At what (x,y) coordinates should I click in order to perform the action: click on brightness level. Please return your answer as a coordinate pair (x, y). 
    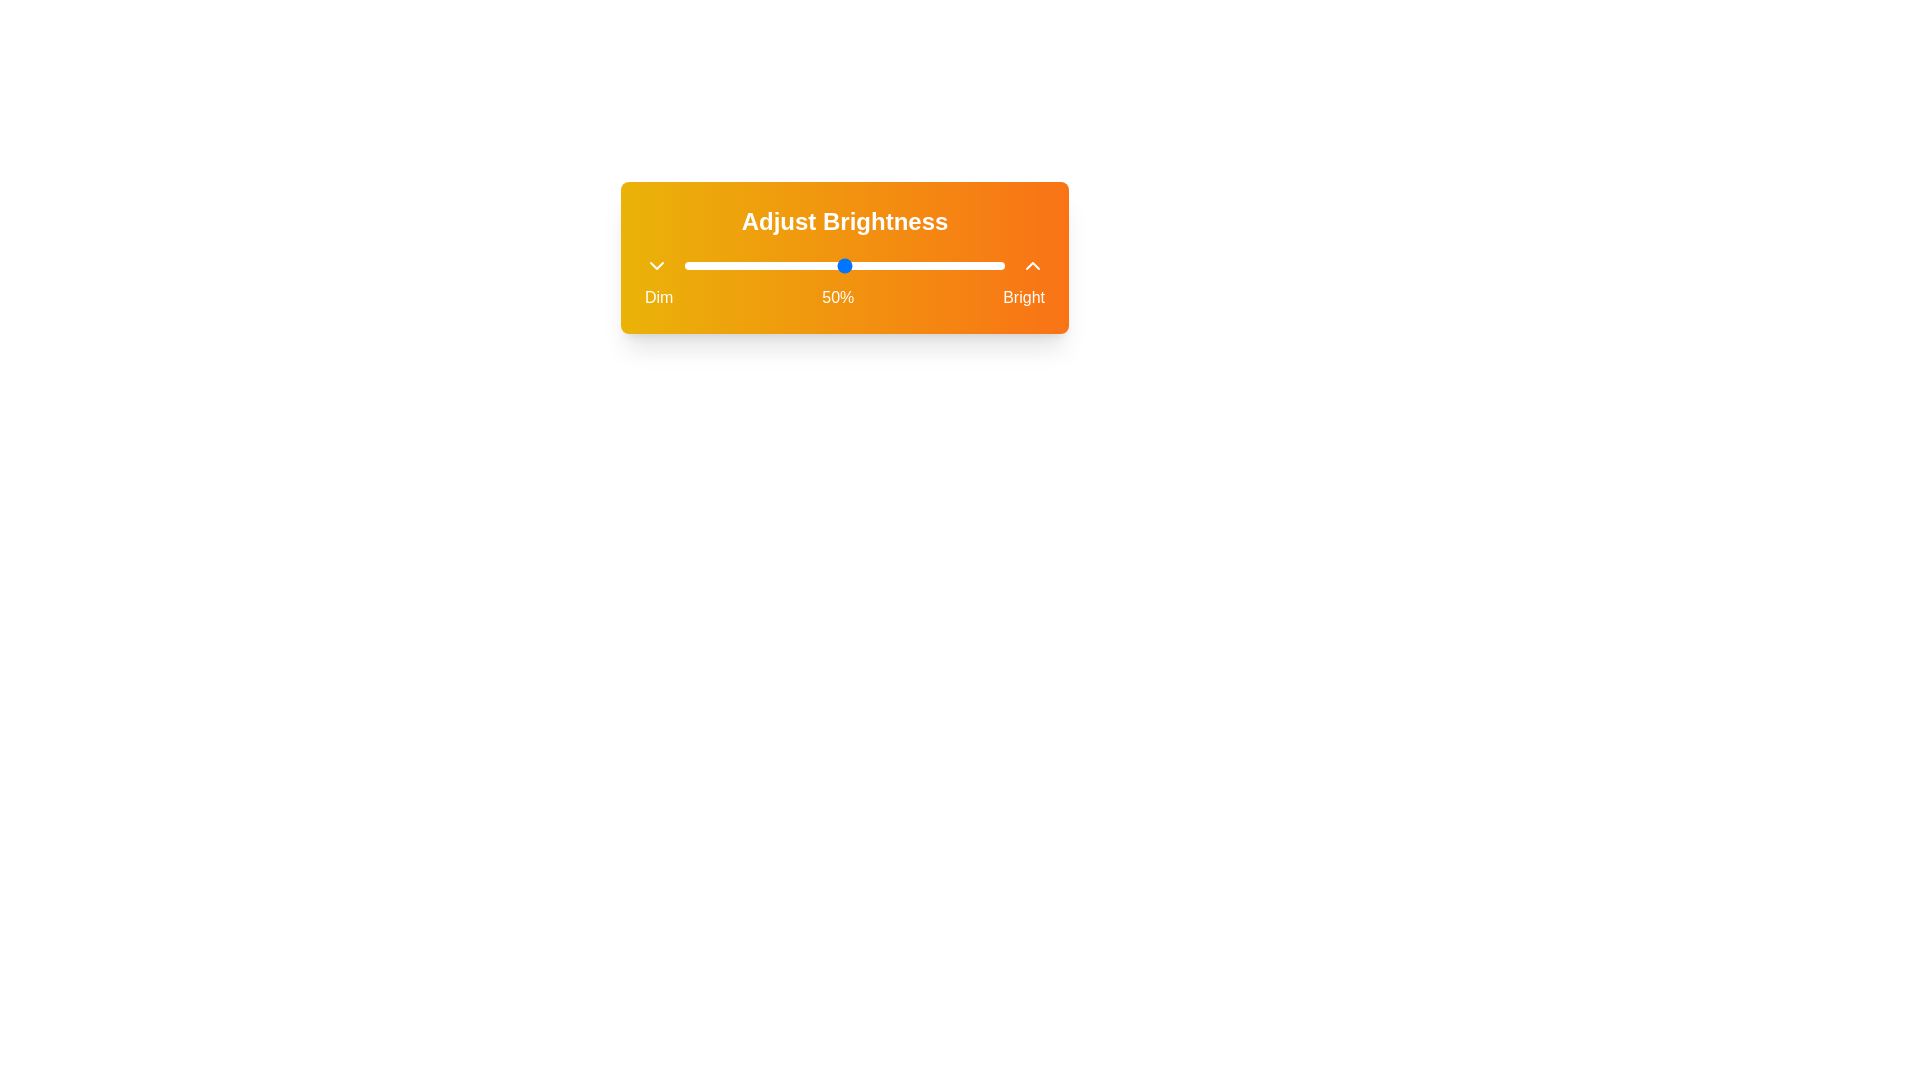
    Looking at the image, I should click on (895, 265).